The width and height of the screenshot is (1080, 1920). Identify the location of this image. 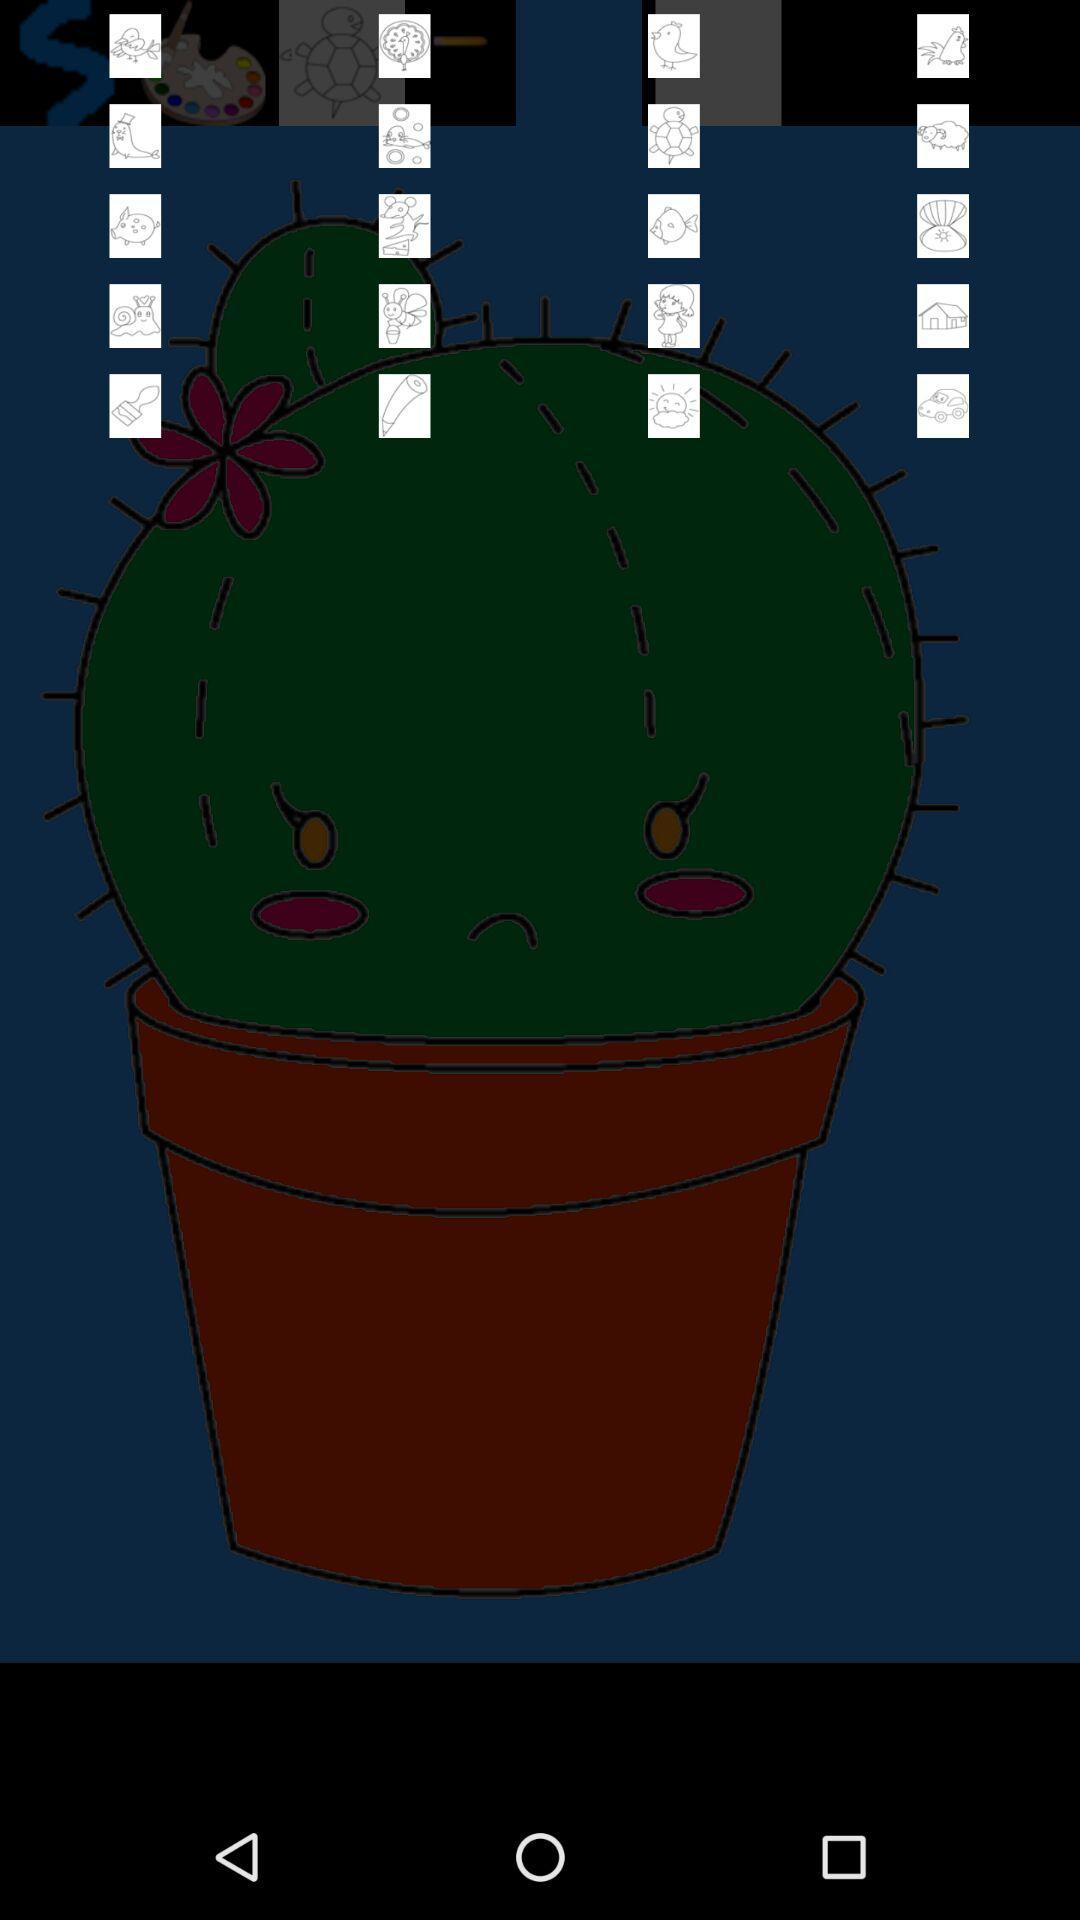
(404, 405).